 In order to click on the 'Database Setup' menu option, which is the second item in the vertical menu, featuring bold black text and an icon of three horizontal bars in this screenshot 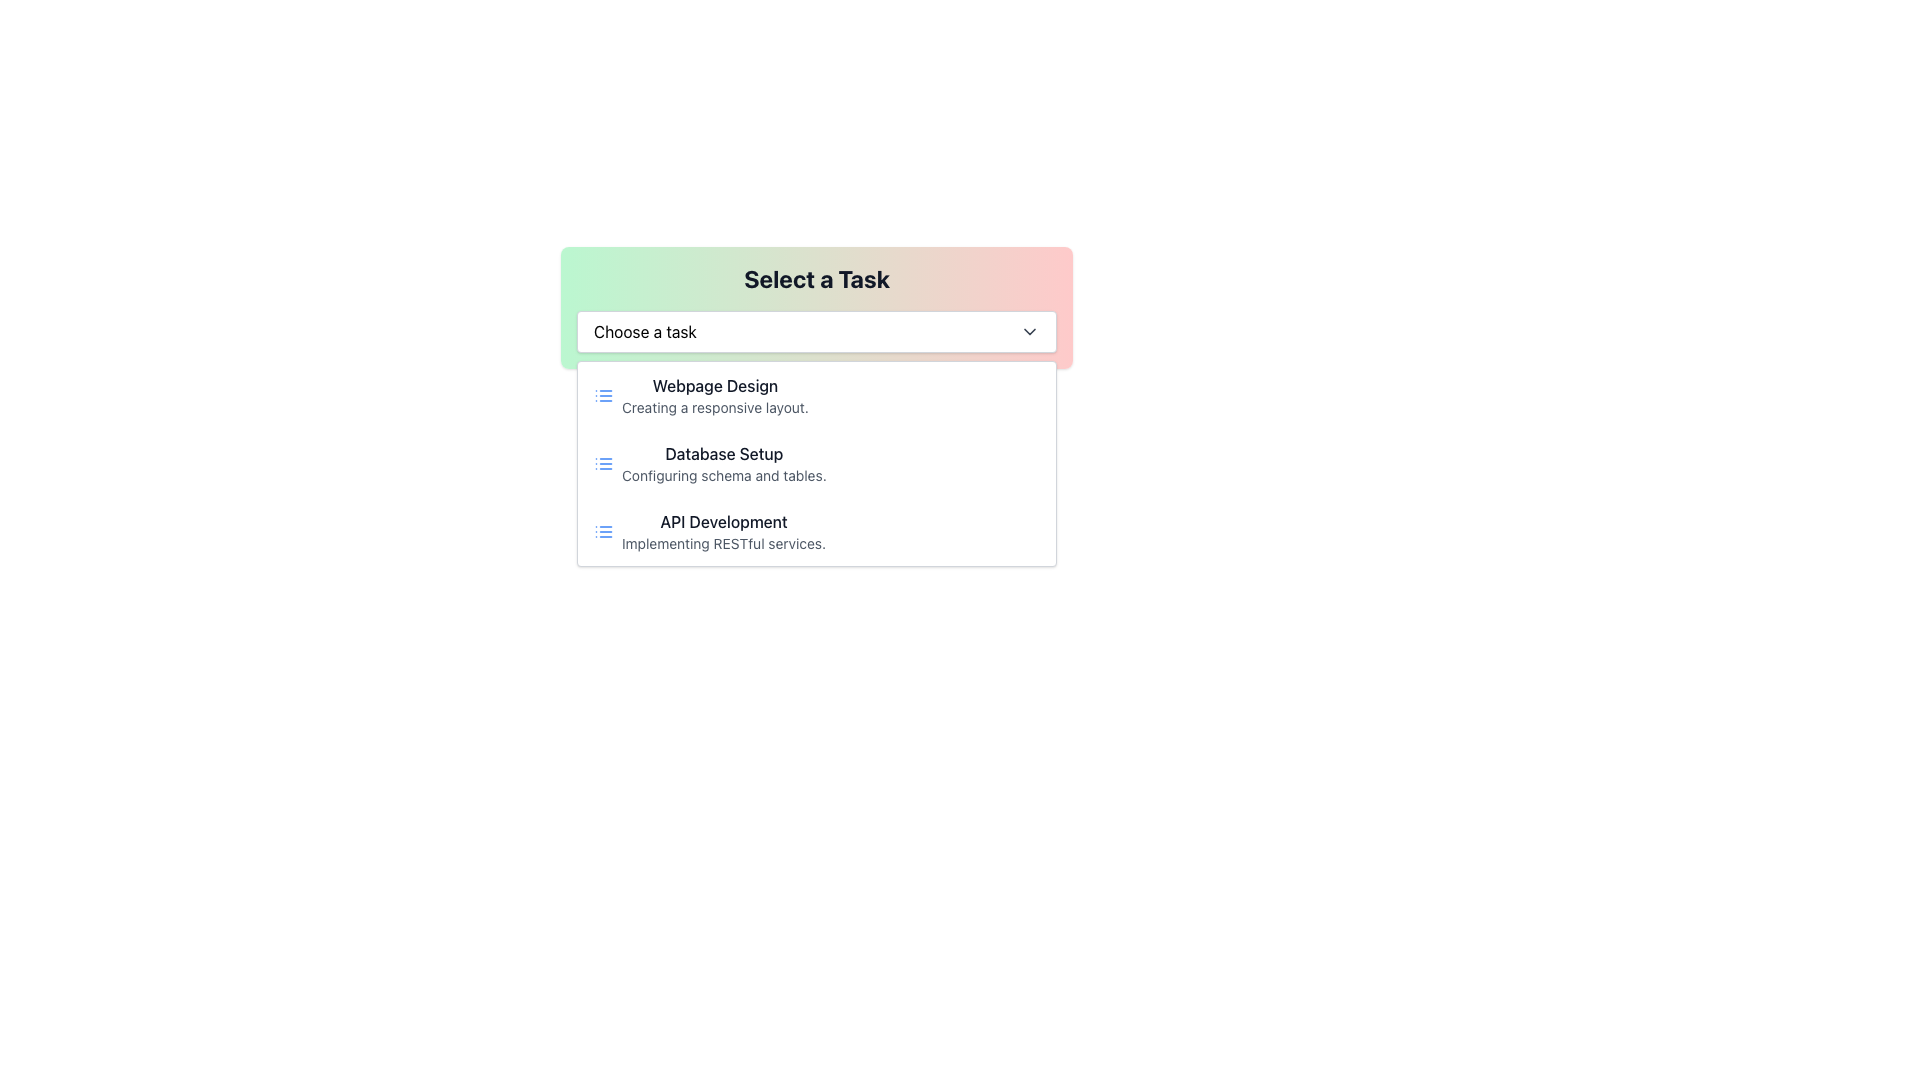, I will do `click(816, 463)`.